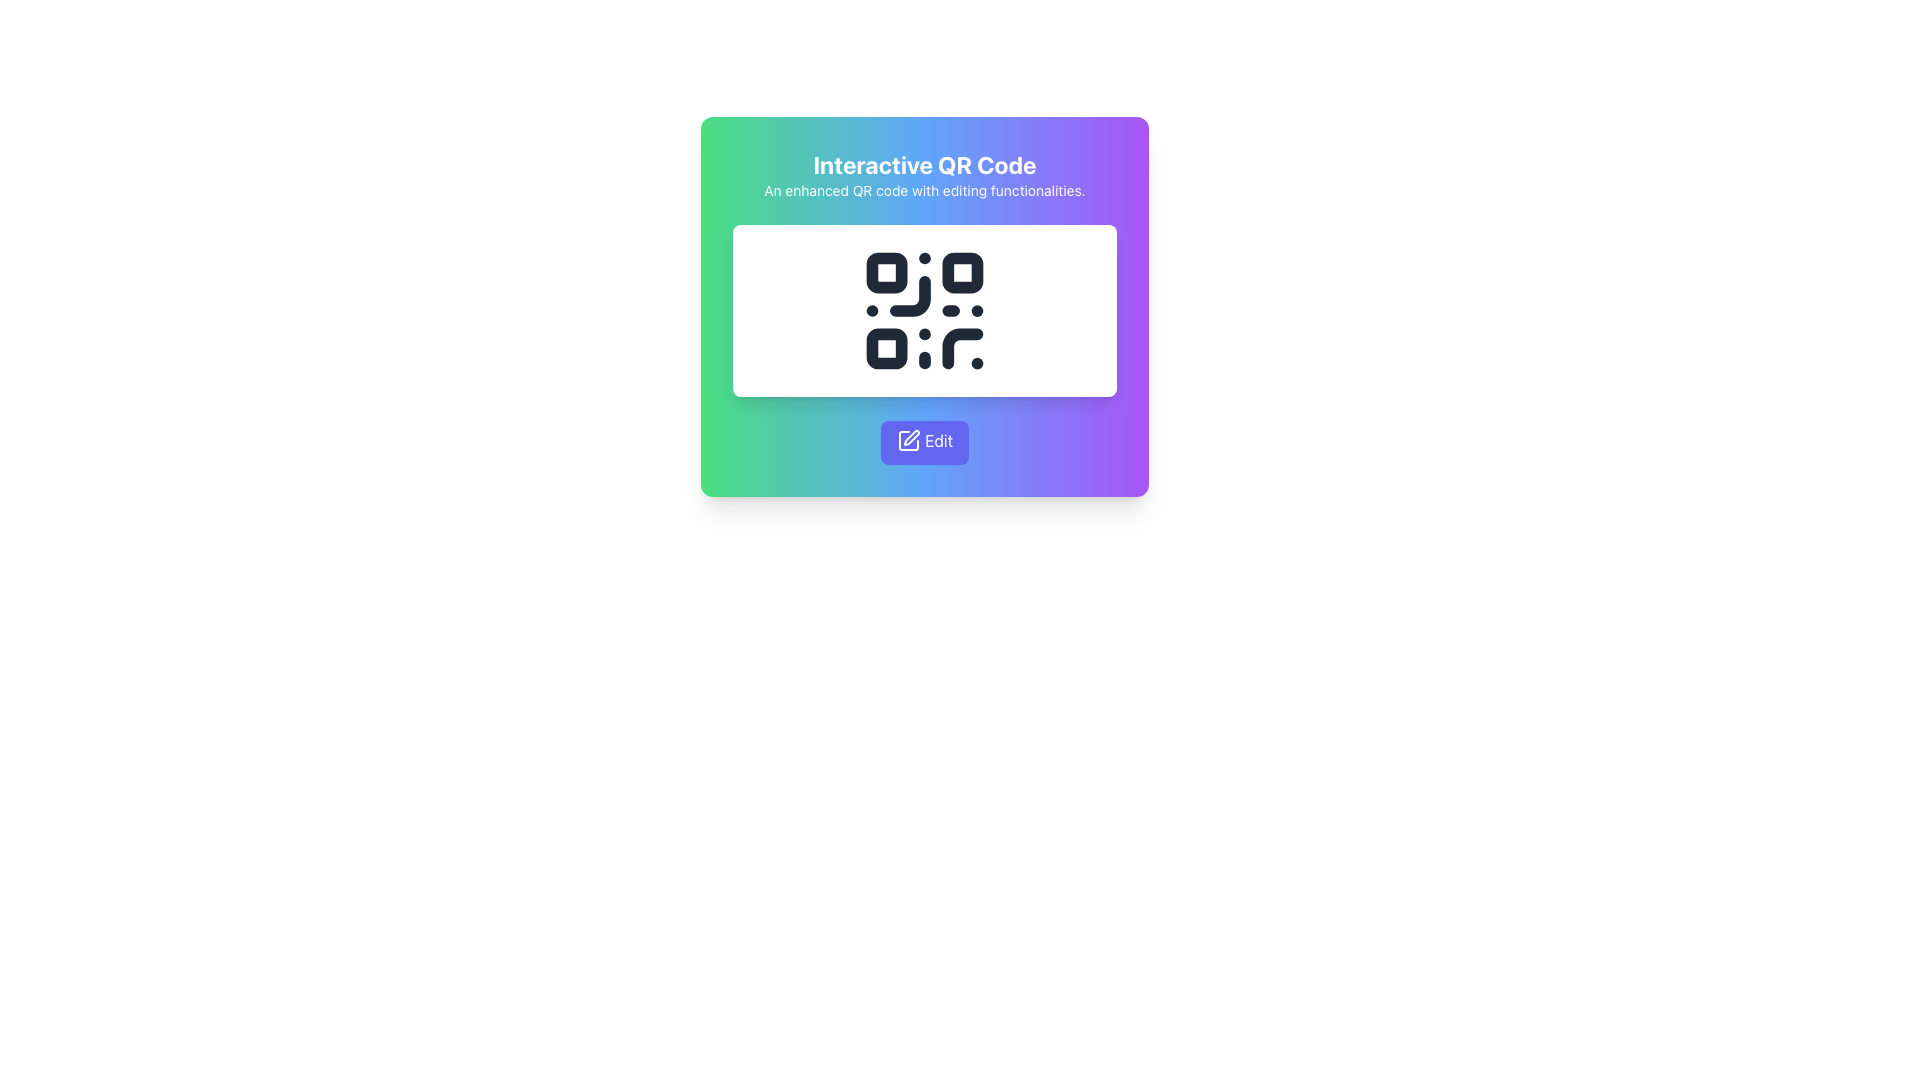 Image resolution: width=1920 pixels, height=1080 pixels. Describe the element at coordinates (924, 442) in the screenshot. I see `the edit button located at the bottom-central part of the rounded rectangular card to initiate the edit action` at that location.